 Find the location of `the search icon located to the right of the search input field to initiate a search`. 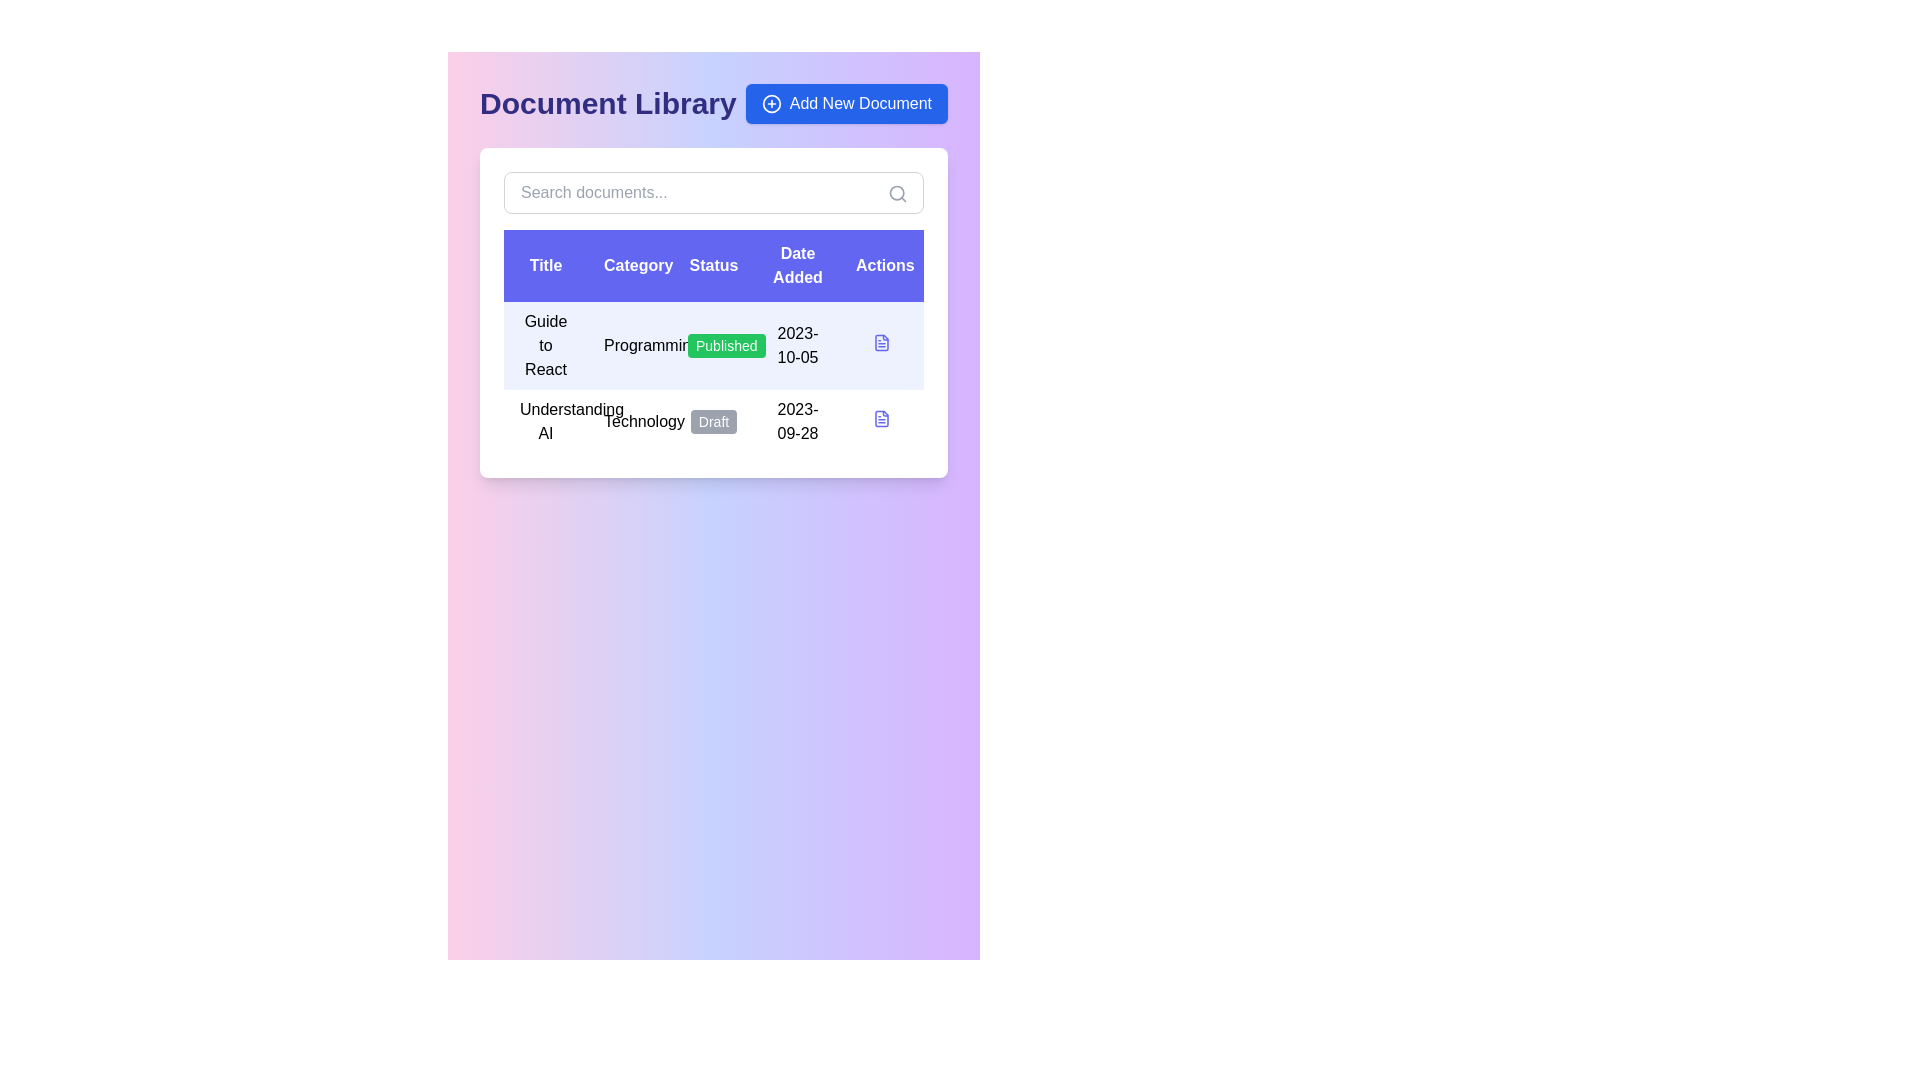

the search icon located to the right of the search input field to initiate a search is located at coordinates (896, 193).